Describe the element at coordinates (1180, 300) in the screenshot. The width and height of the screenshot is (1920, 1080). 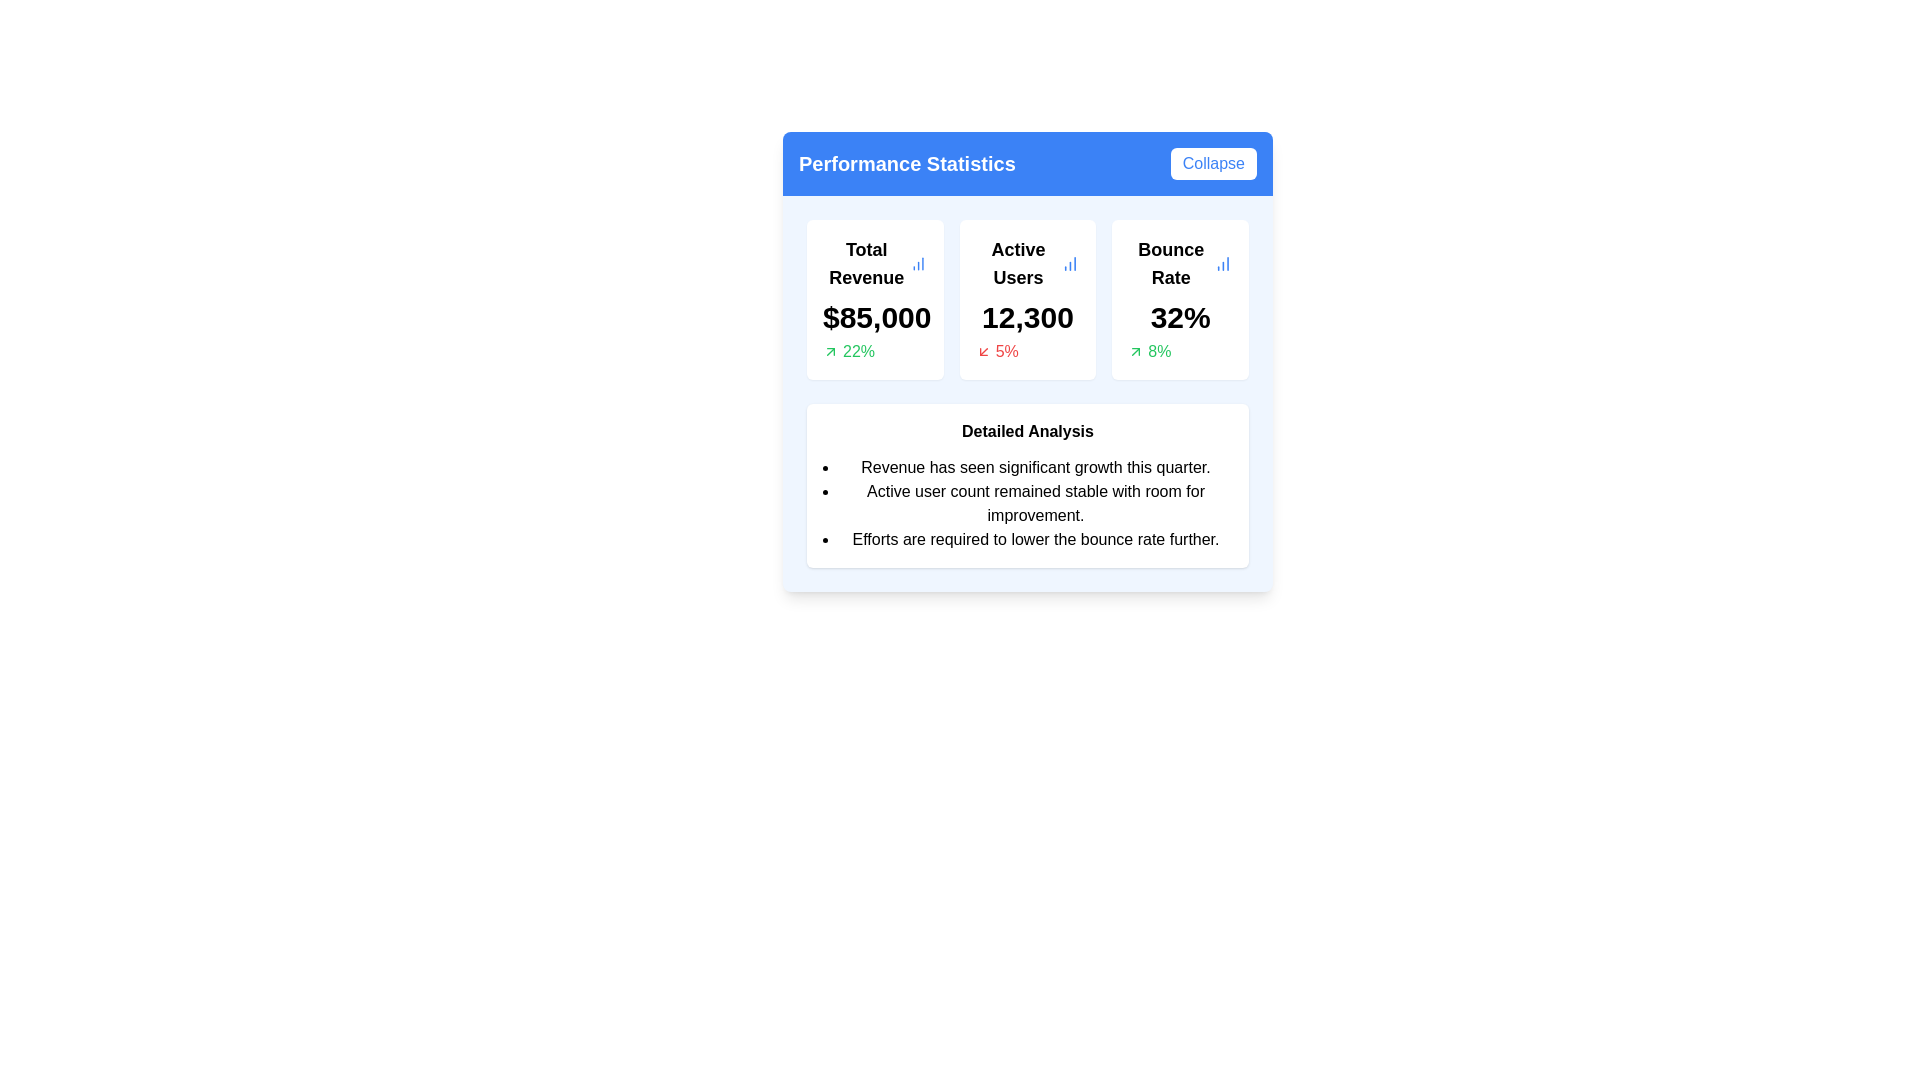
I see `displayed information from the 'Bounce Rate' information card, which is a white card with rounded corners, showing '32%' in bold and '8%' in green with an upward arrow icon` at that location.